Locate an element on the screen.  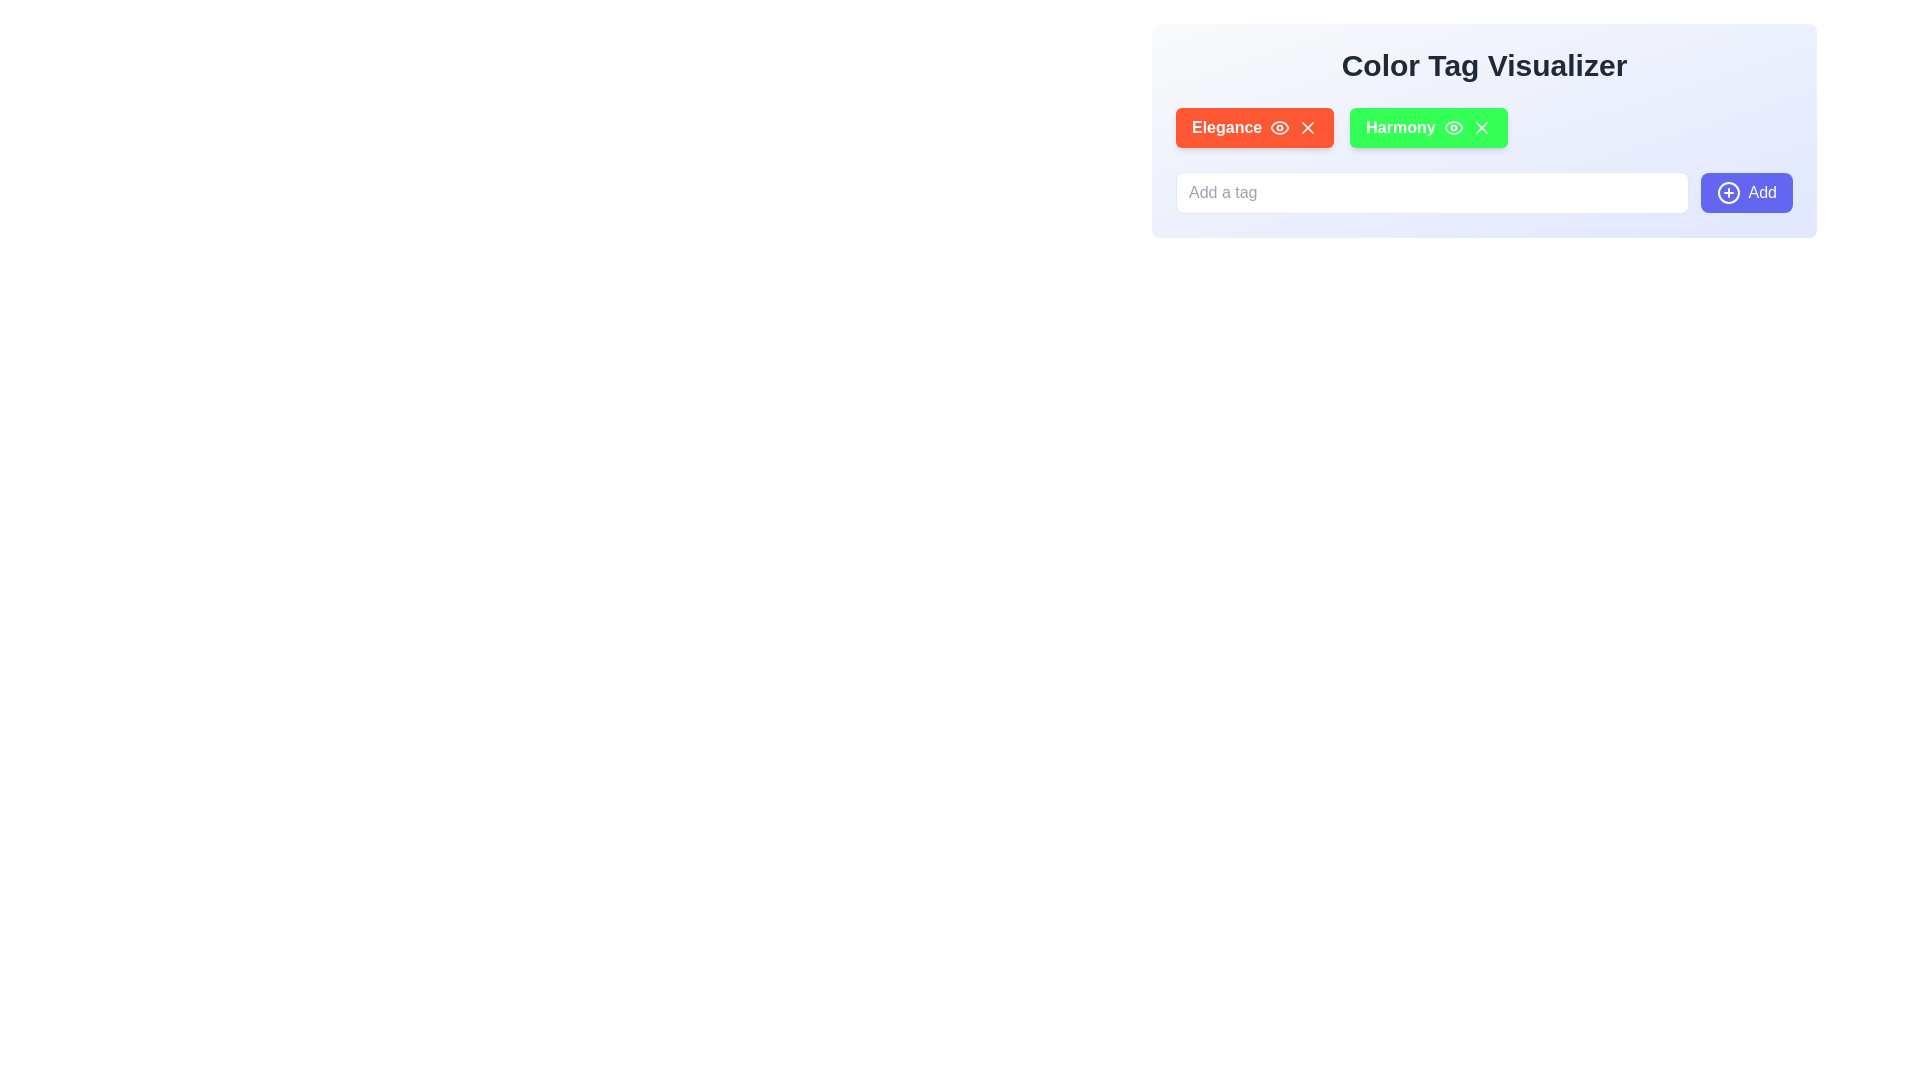
the Tag display element containing the 'Elegance' and 'Harmony' buttons is located at coordinates (1484, 127).